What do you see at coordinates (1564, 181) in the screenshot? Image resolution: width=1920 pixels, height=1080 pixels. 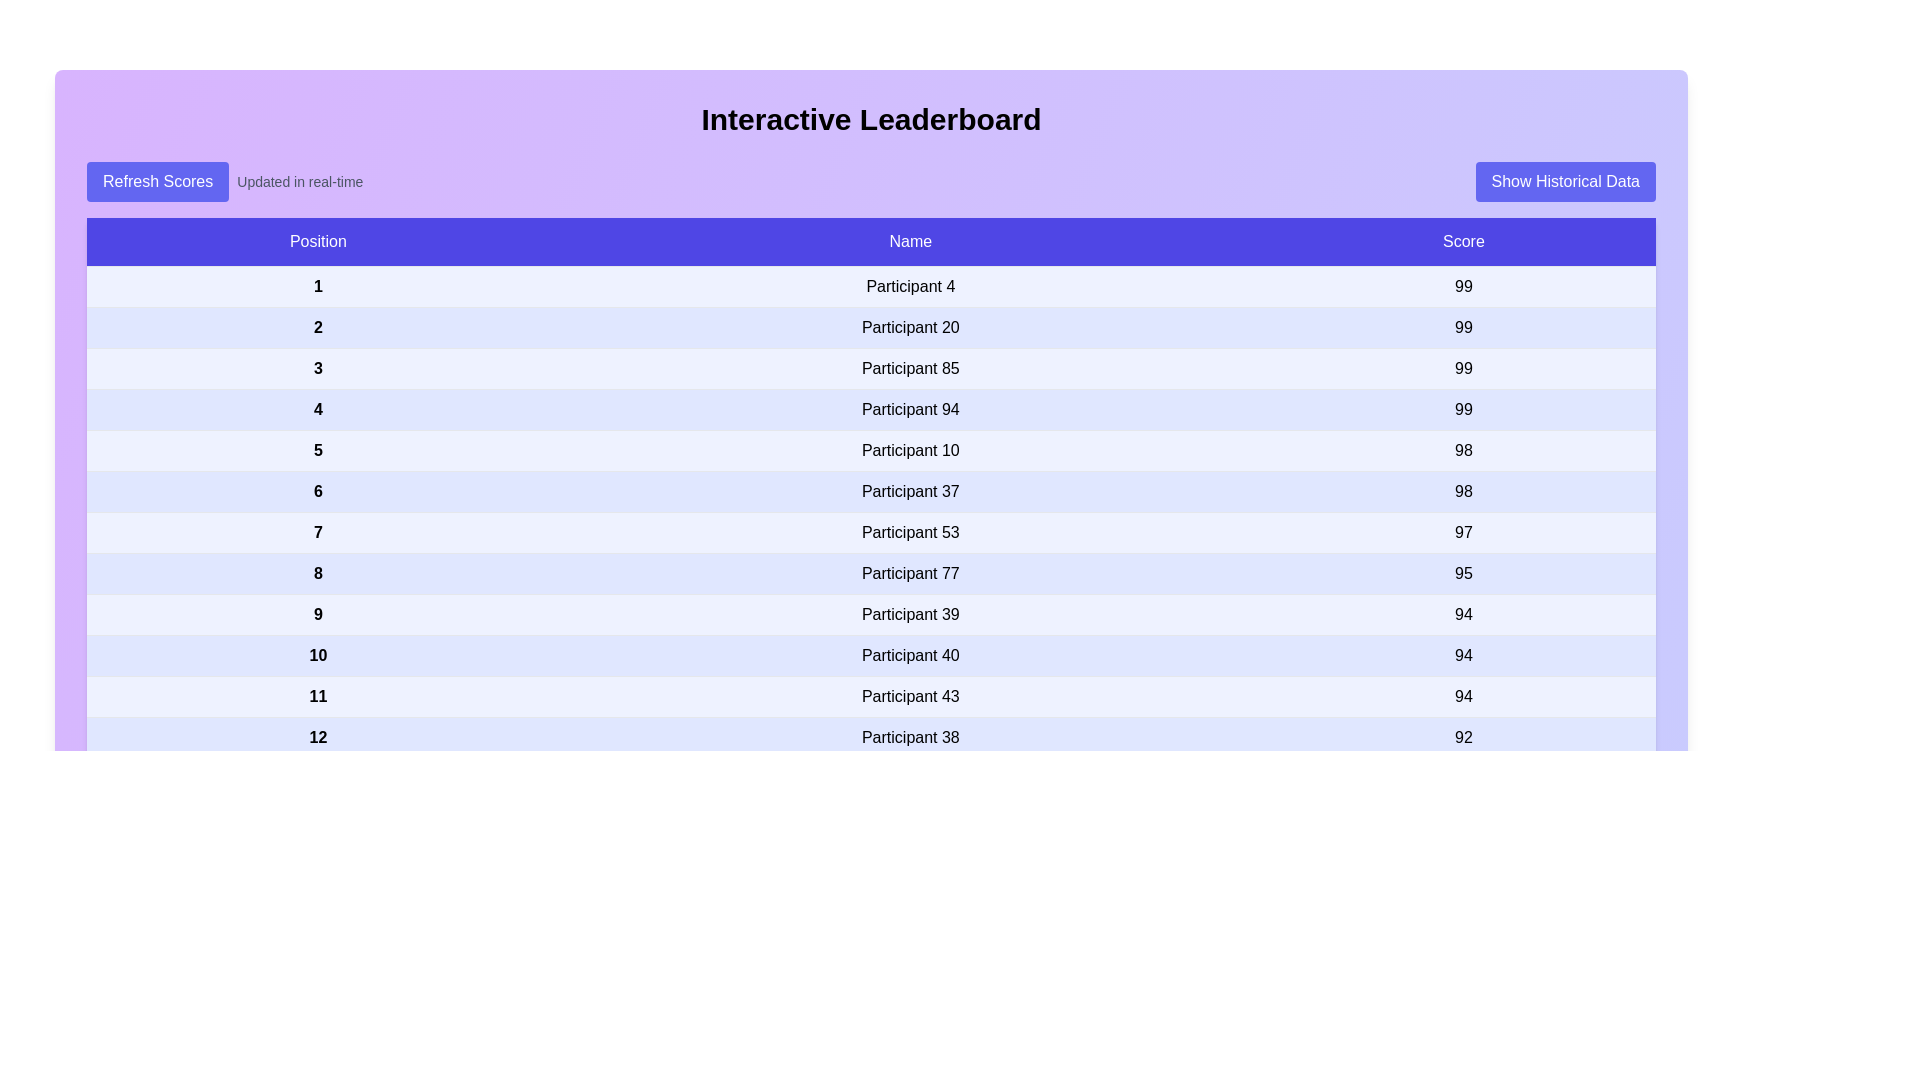 I see `the 'Show Historical Data' button to display past score information` at bounding box center [1564, 181].